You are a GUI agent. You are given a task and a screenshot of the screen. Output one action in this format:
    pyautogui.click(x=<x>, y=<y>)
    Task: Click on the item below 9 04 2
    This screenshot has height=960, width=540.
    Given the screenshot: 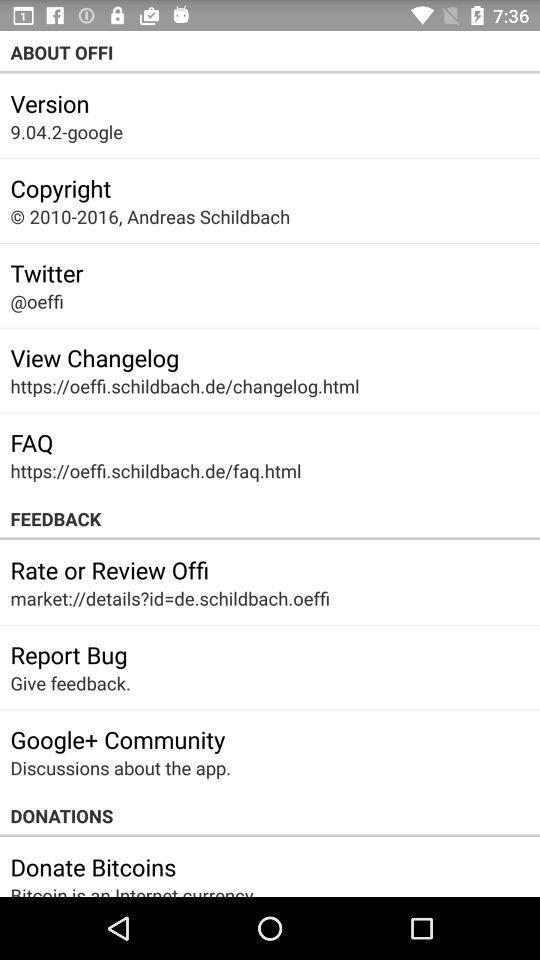 What is the action you would take?
    pyautogui.click(x=60, y=188)
    